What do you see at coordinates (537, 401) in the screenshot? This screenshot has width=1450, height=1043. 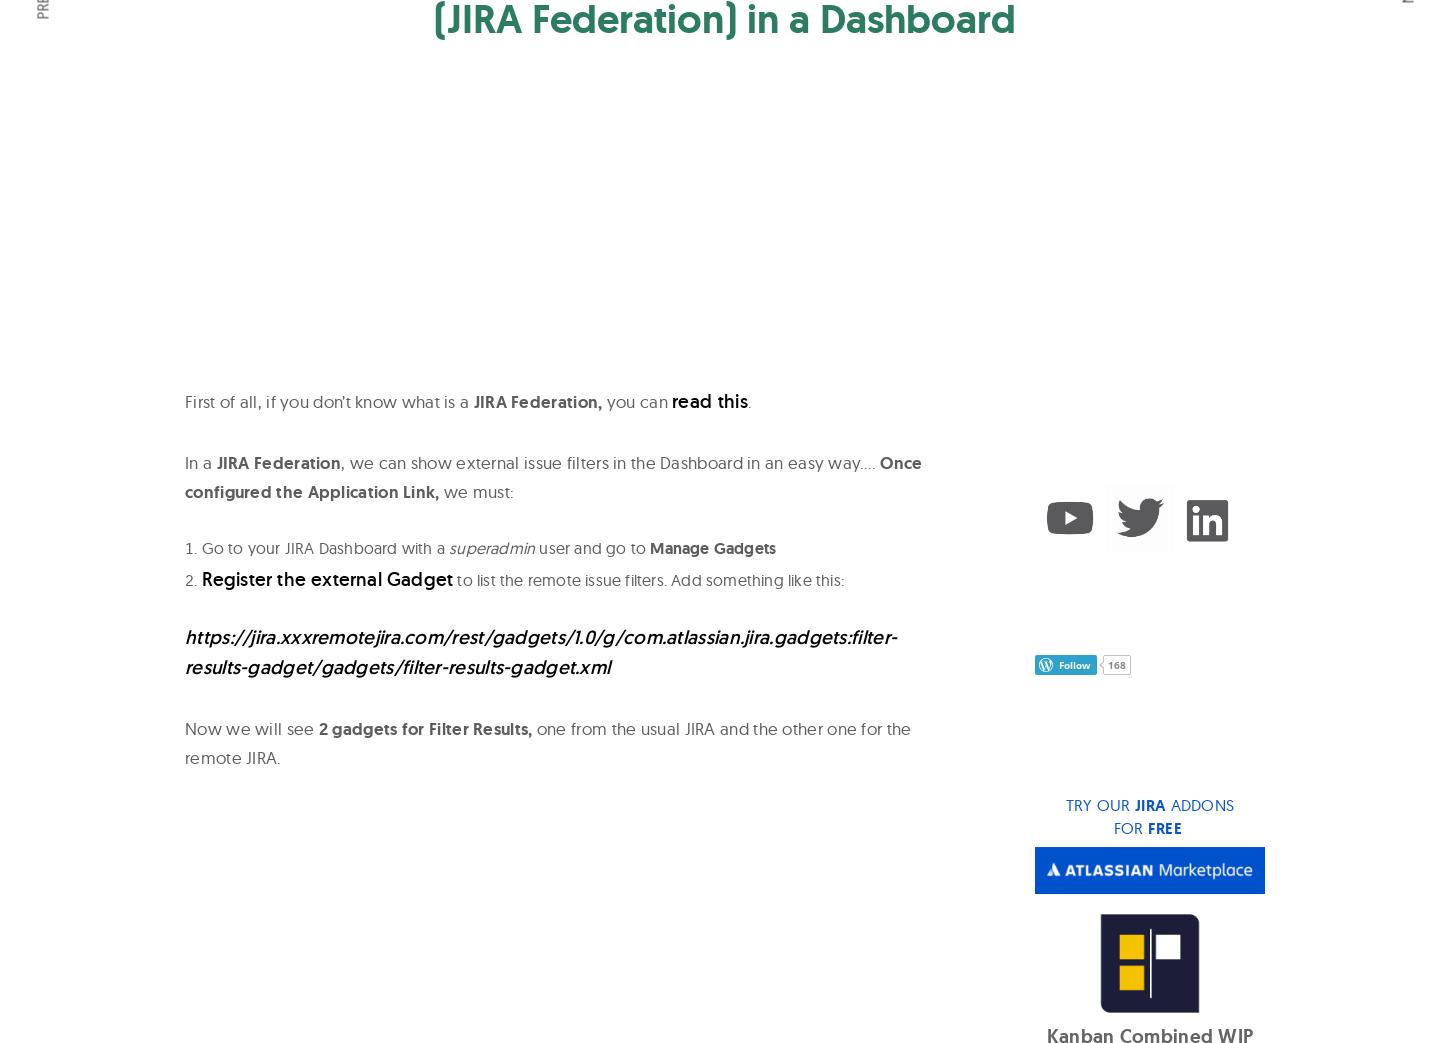 I see `'JIRA Federation,'` at bounding box center [537, 401].